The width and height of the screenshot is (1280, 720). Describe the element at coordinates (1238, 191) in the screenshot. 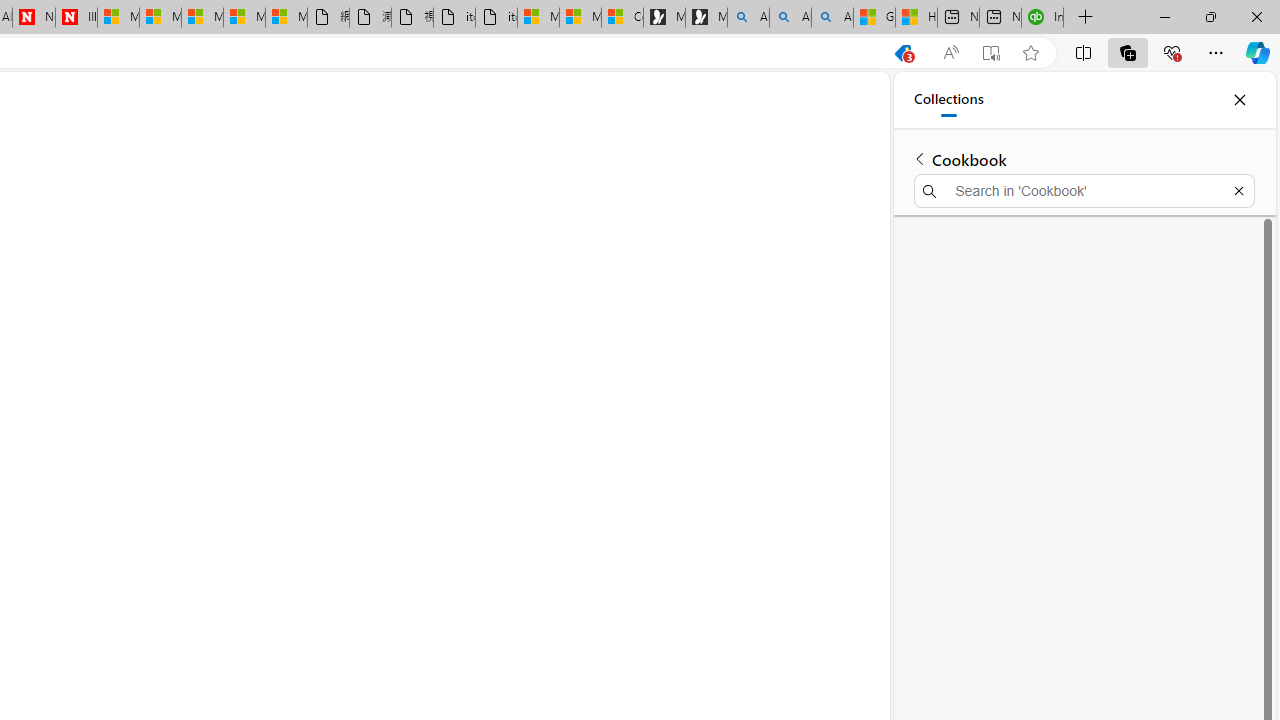

I see `'Exit search'` at that location.